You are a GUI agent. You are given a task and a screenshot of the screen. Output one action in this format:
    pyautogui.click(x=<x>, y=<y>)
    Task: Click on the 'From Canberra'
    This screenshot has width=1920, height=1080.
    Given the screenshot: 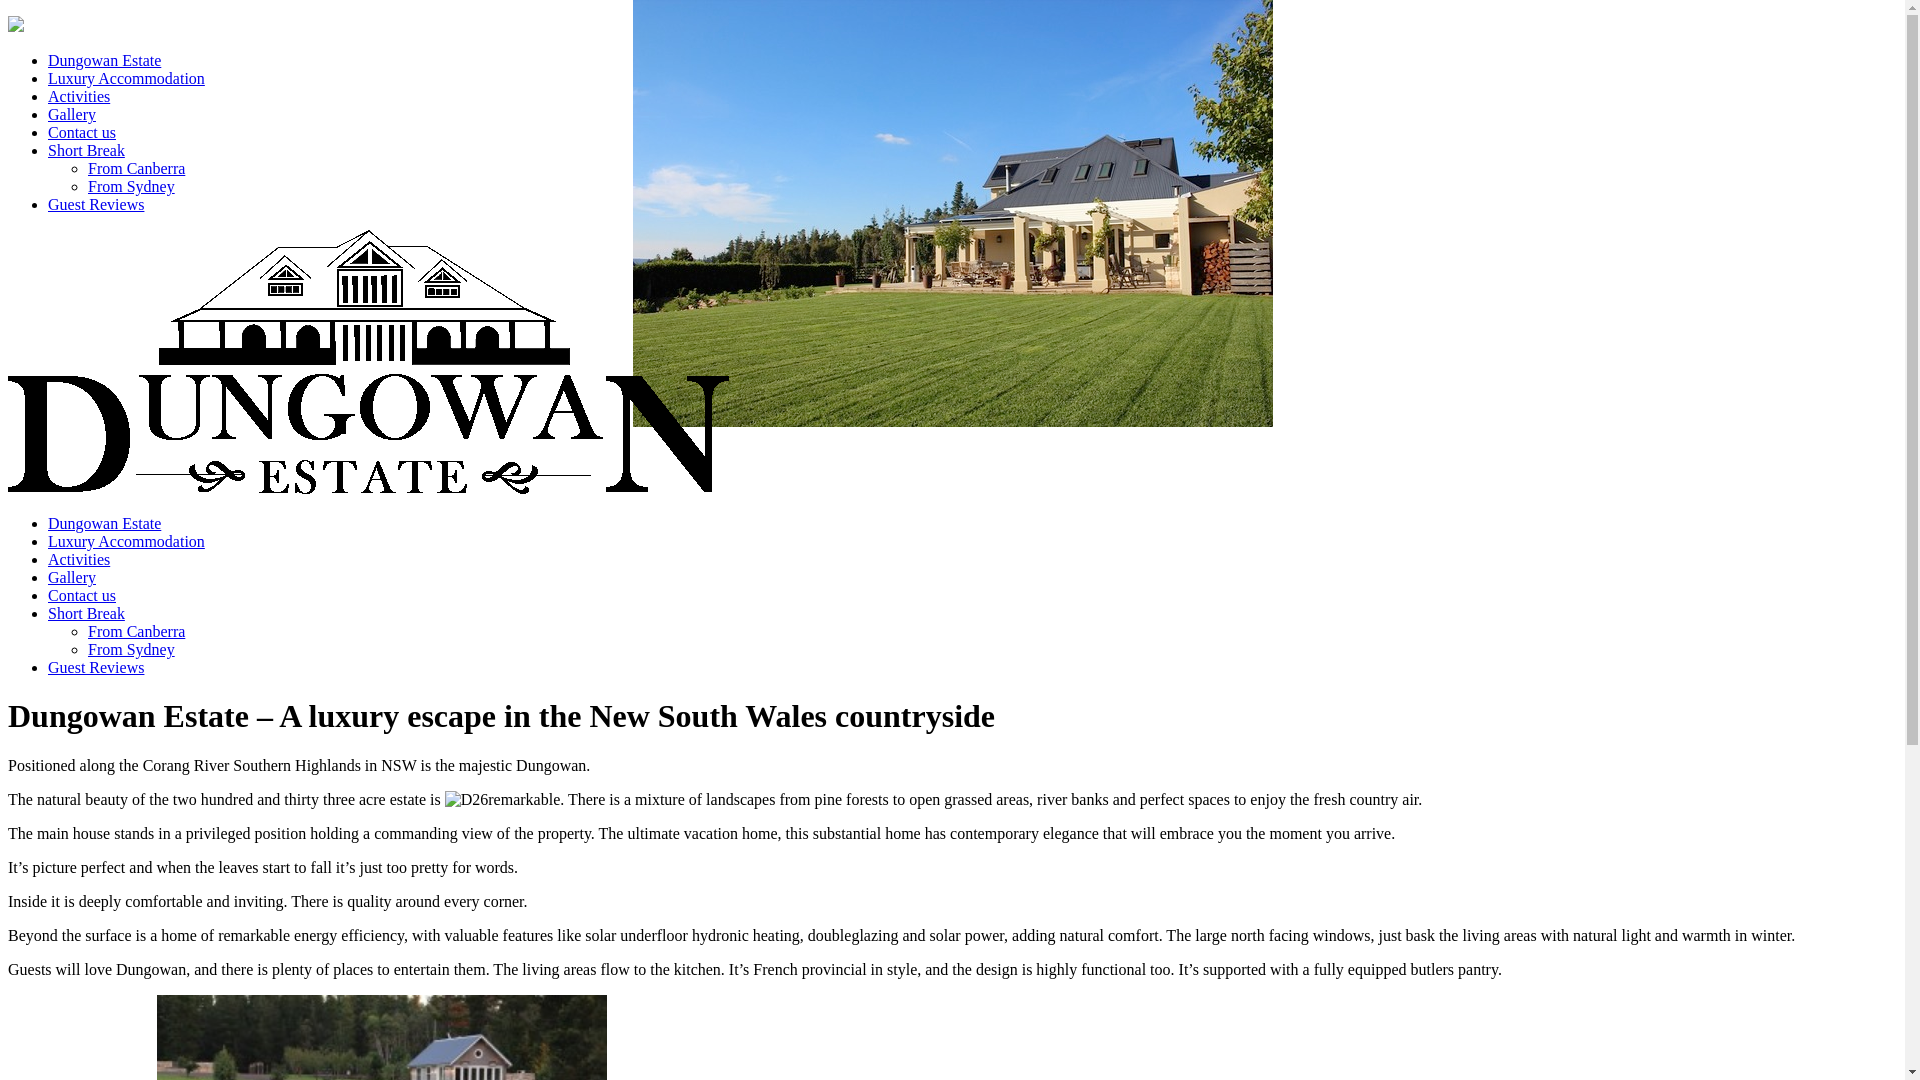 What is the action you would take?
    pyautogui.click(x=135, y=631)
    